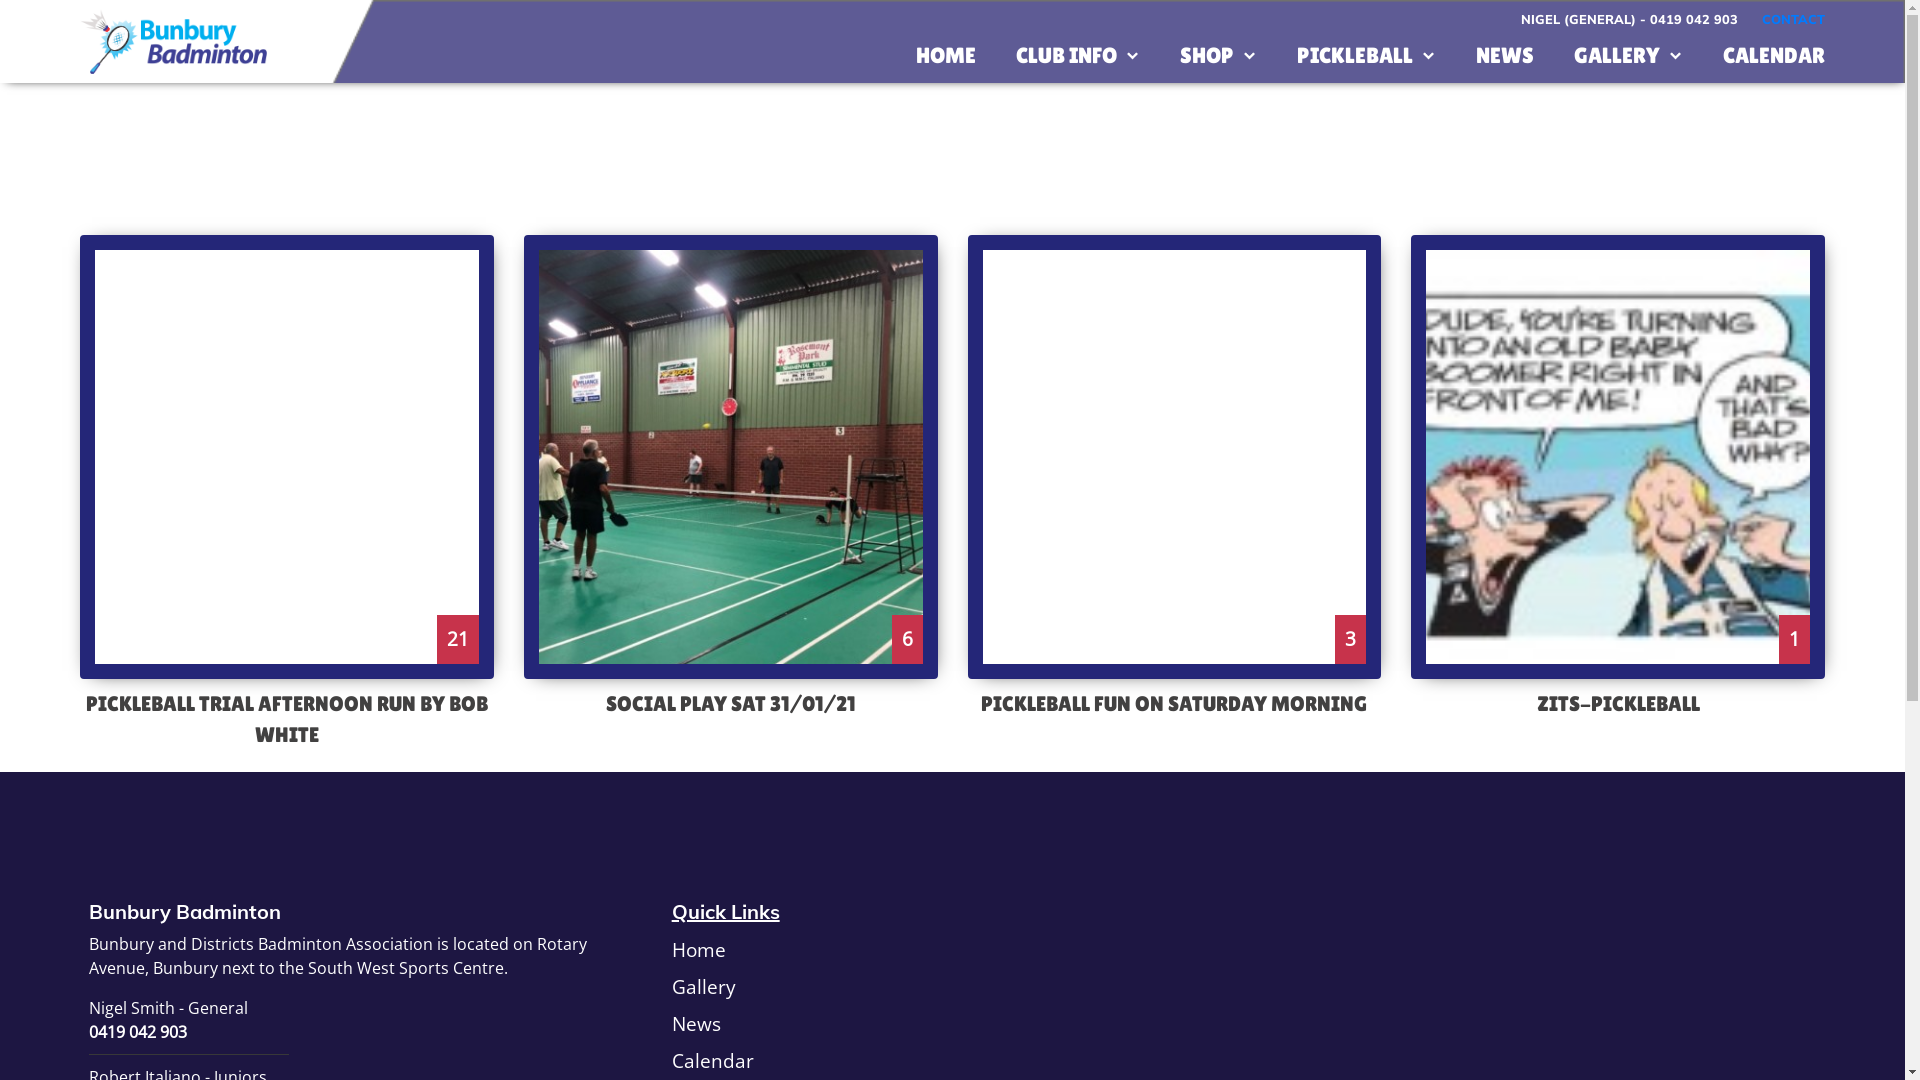  Describe the element at coordinates (944, 53) in the screenshot. I see `'HOME'` at that location.